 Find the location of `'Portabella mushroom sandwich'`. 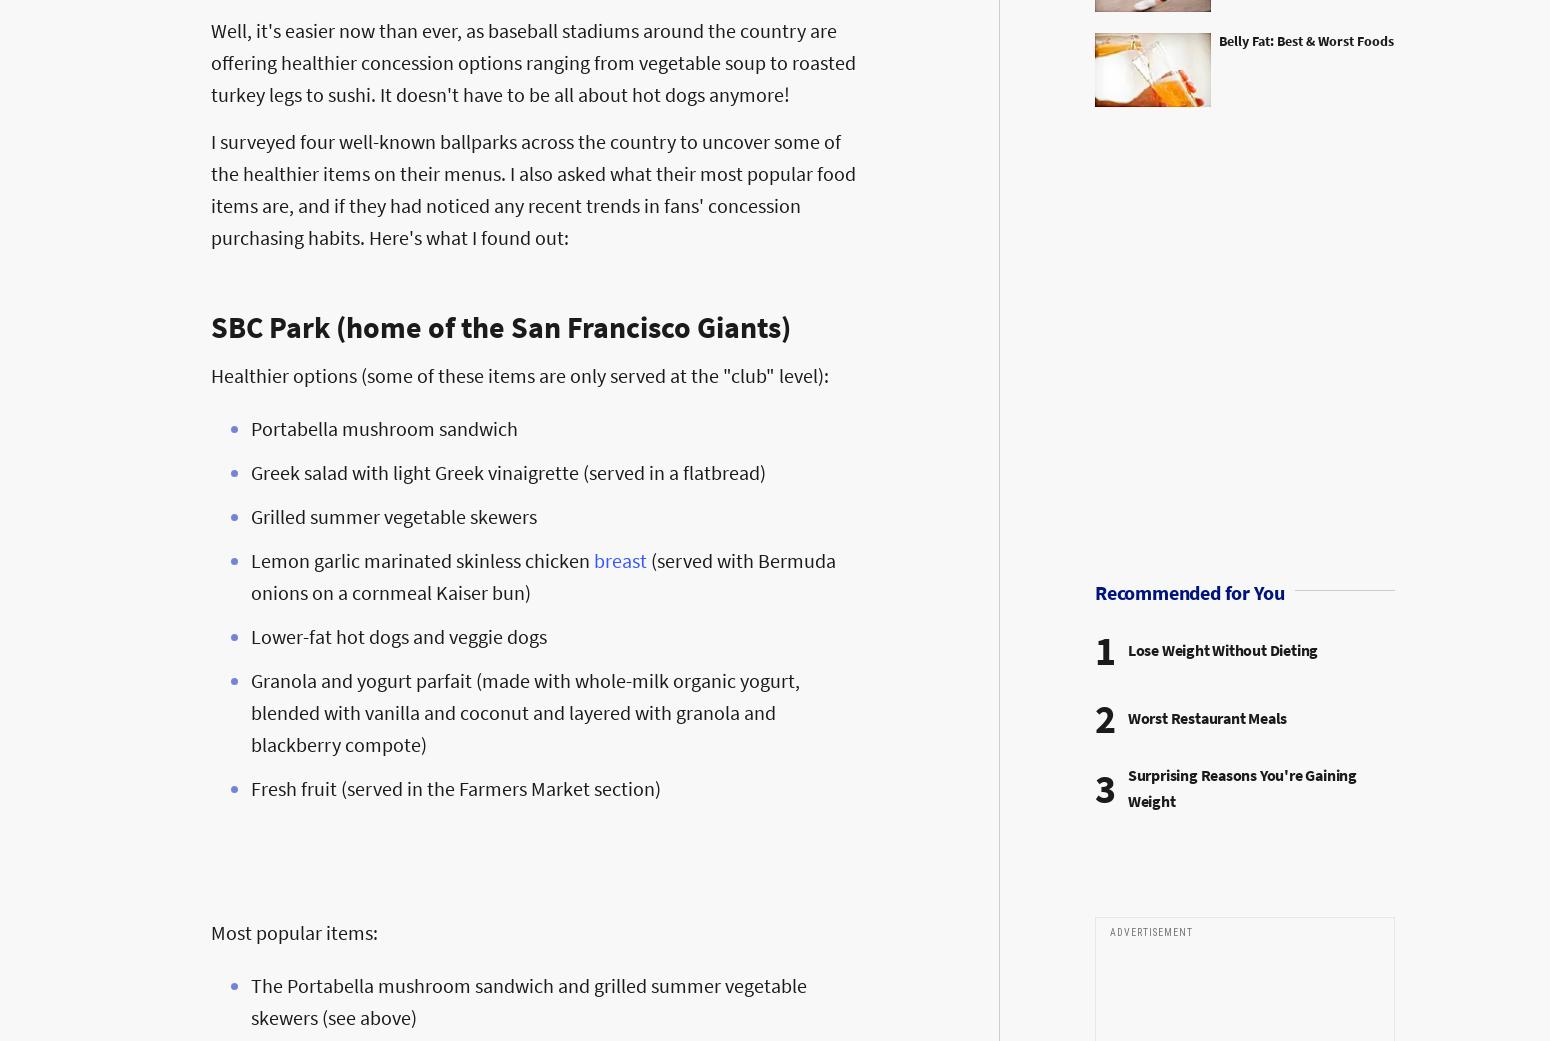

'Portabella mushroom sandwich' is located at coordinates (250, 426).